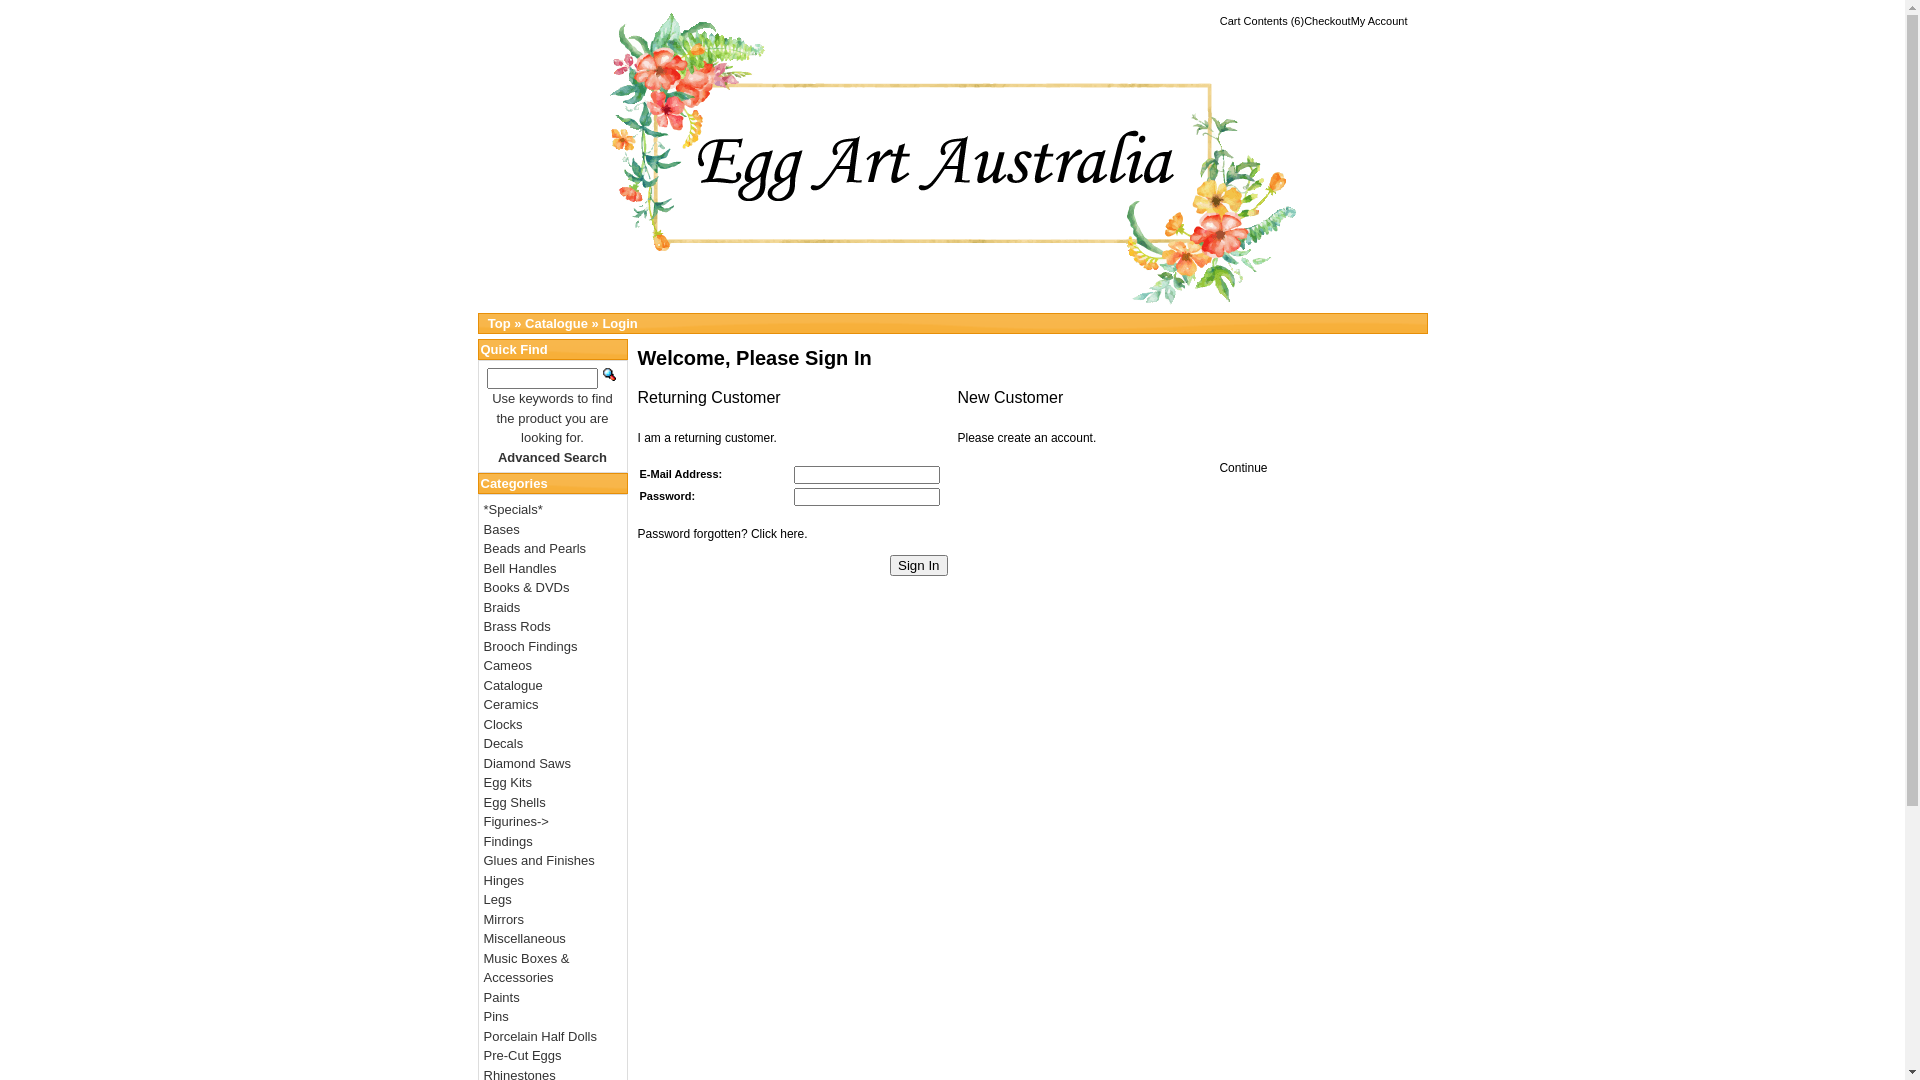  I want to click on 'Bell Handles', so click(520, 567).